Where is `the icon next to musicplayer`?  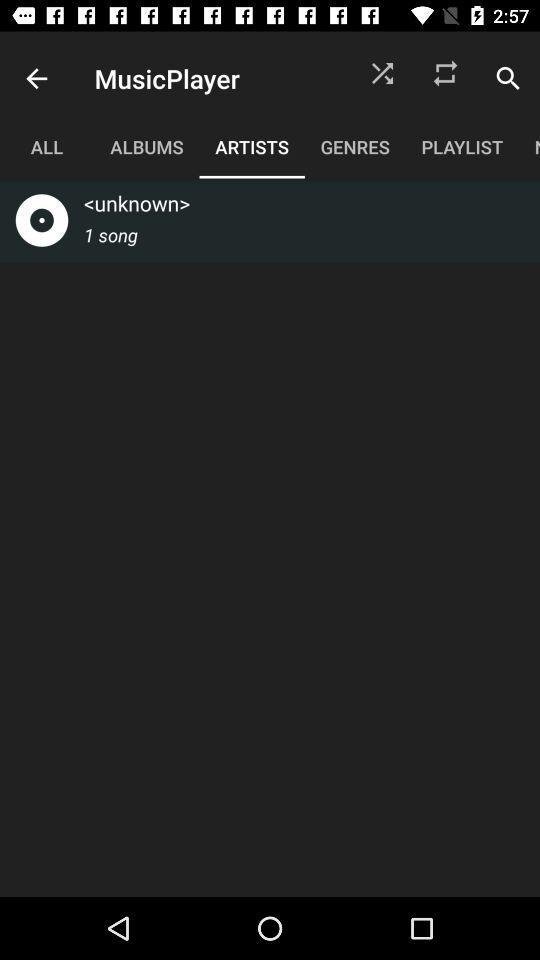 the icon next to musicplayer is located at coordinates (36, 78).